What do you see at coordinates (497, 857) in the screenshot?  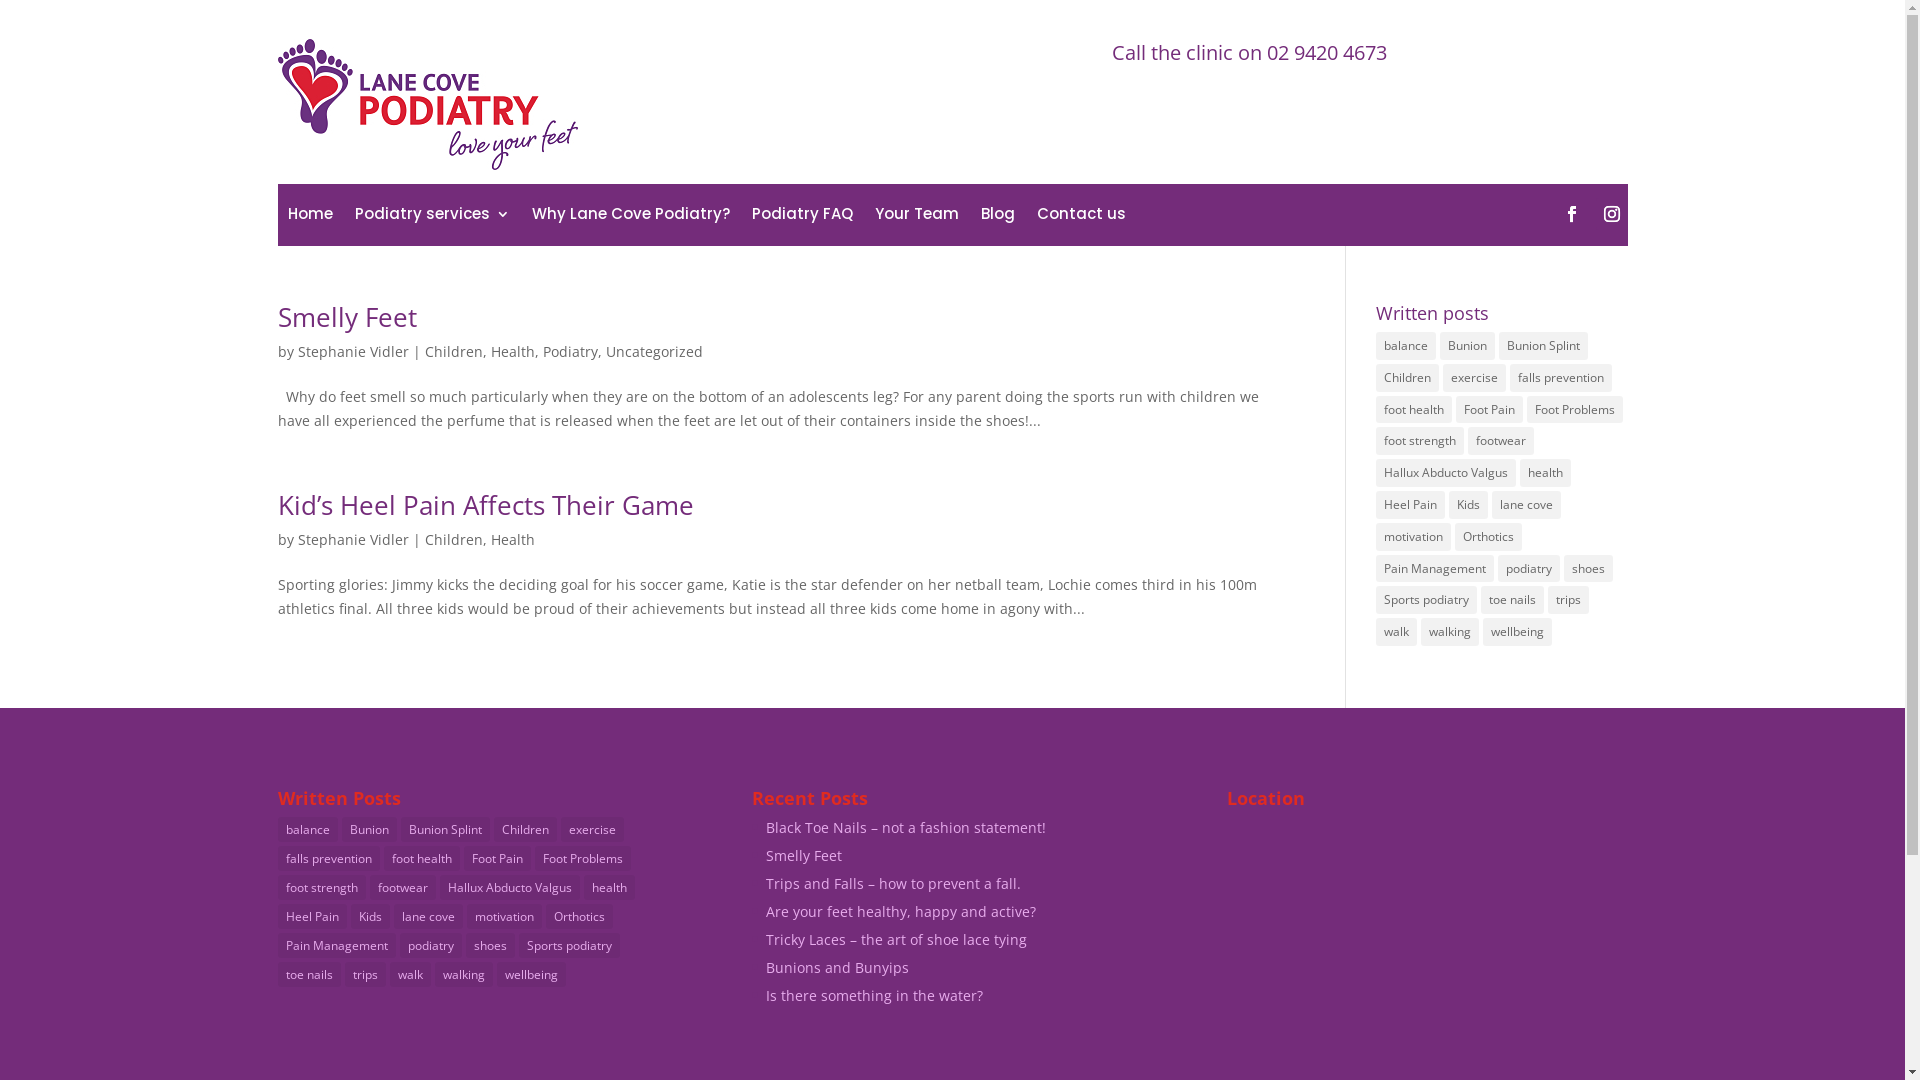 I see `'Foot Pain'` at bounding box center [497, 857].